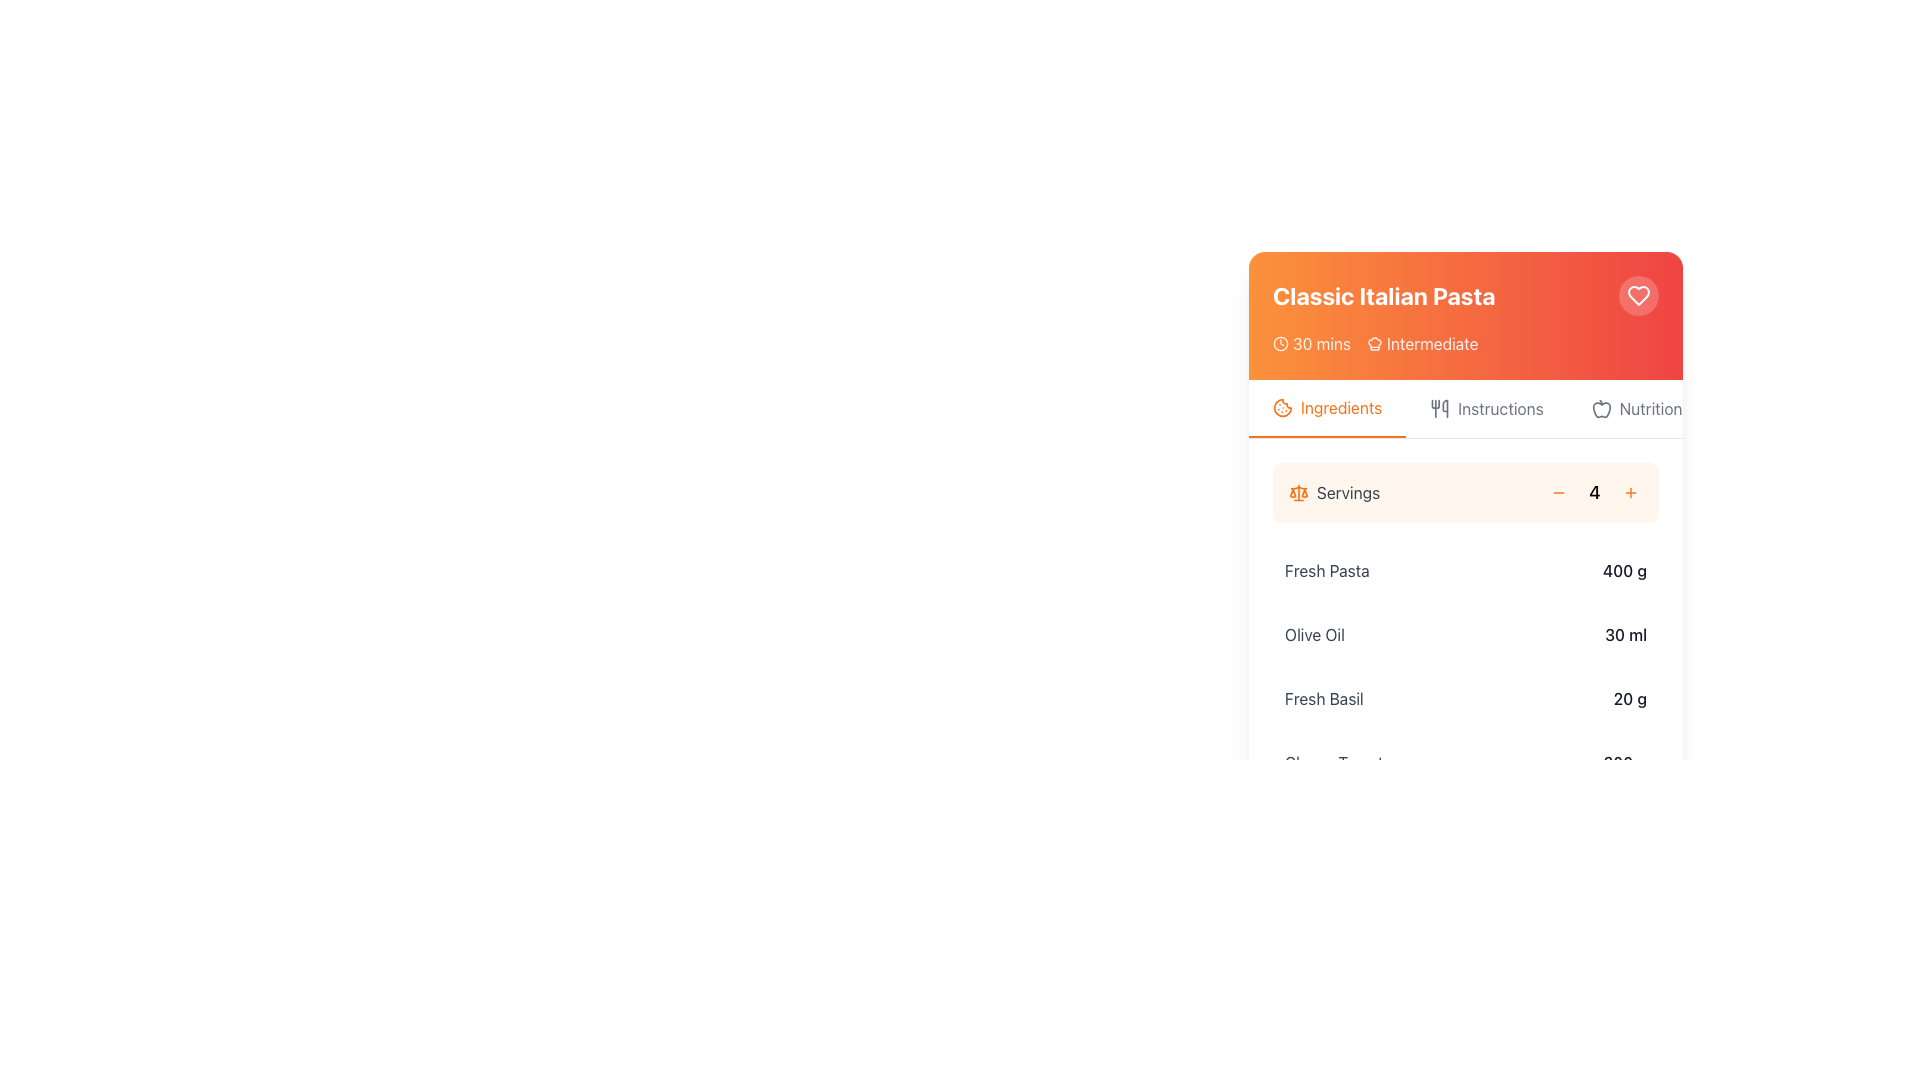 The height and width of the screenshot is (1080, 1920). Describe the element at coordinates (1651, 407) in the screenshot. I see `the fourth tab in the navigation menu, which is related to nutrition` at that location.